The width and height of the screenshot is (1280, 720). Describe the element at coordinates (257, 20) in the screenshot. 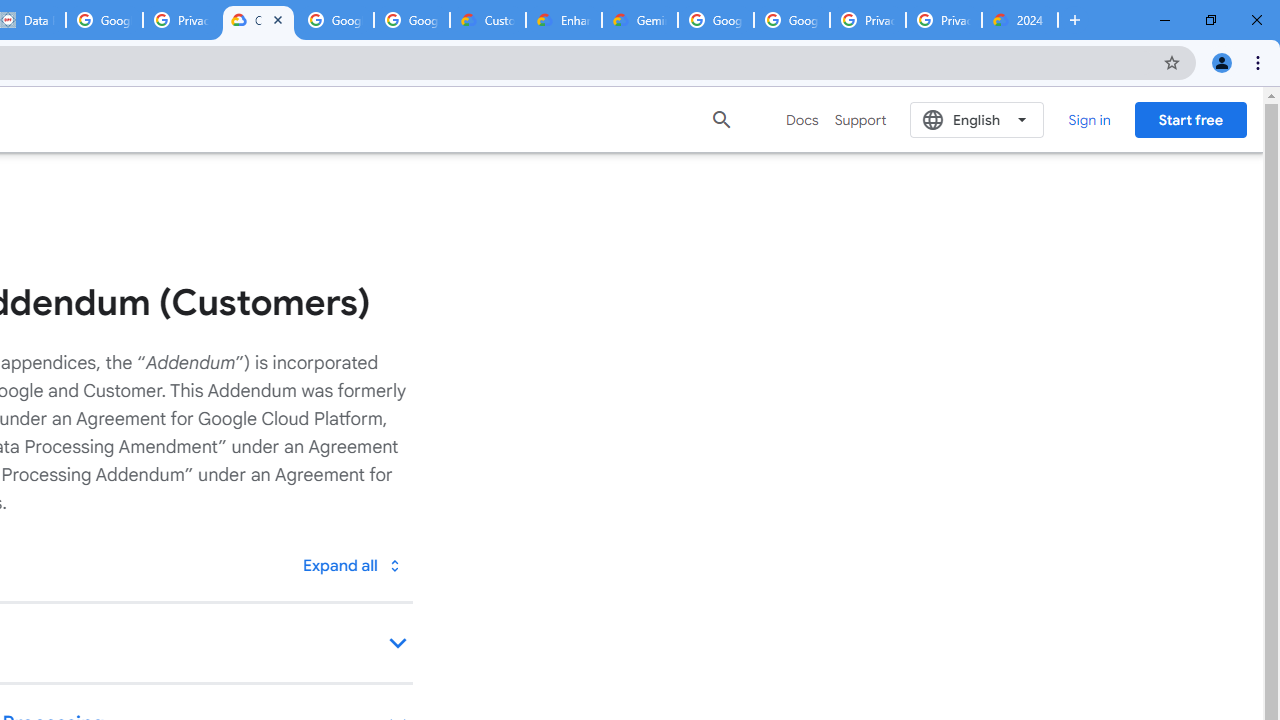

I see `'Cloud Data Processing Addendum | Google Cloud'` at that location.